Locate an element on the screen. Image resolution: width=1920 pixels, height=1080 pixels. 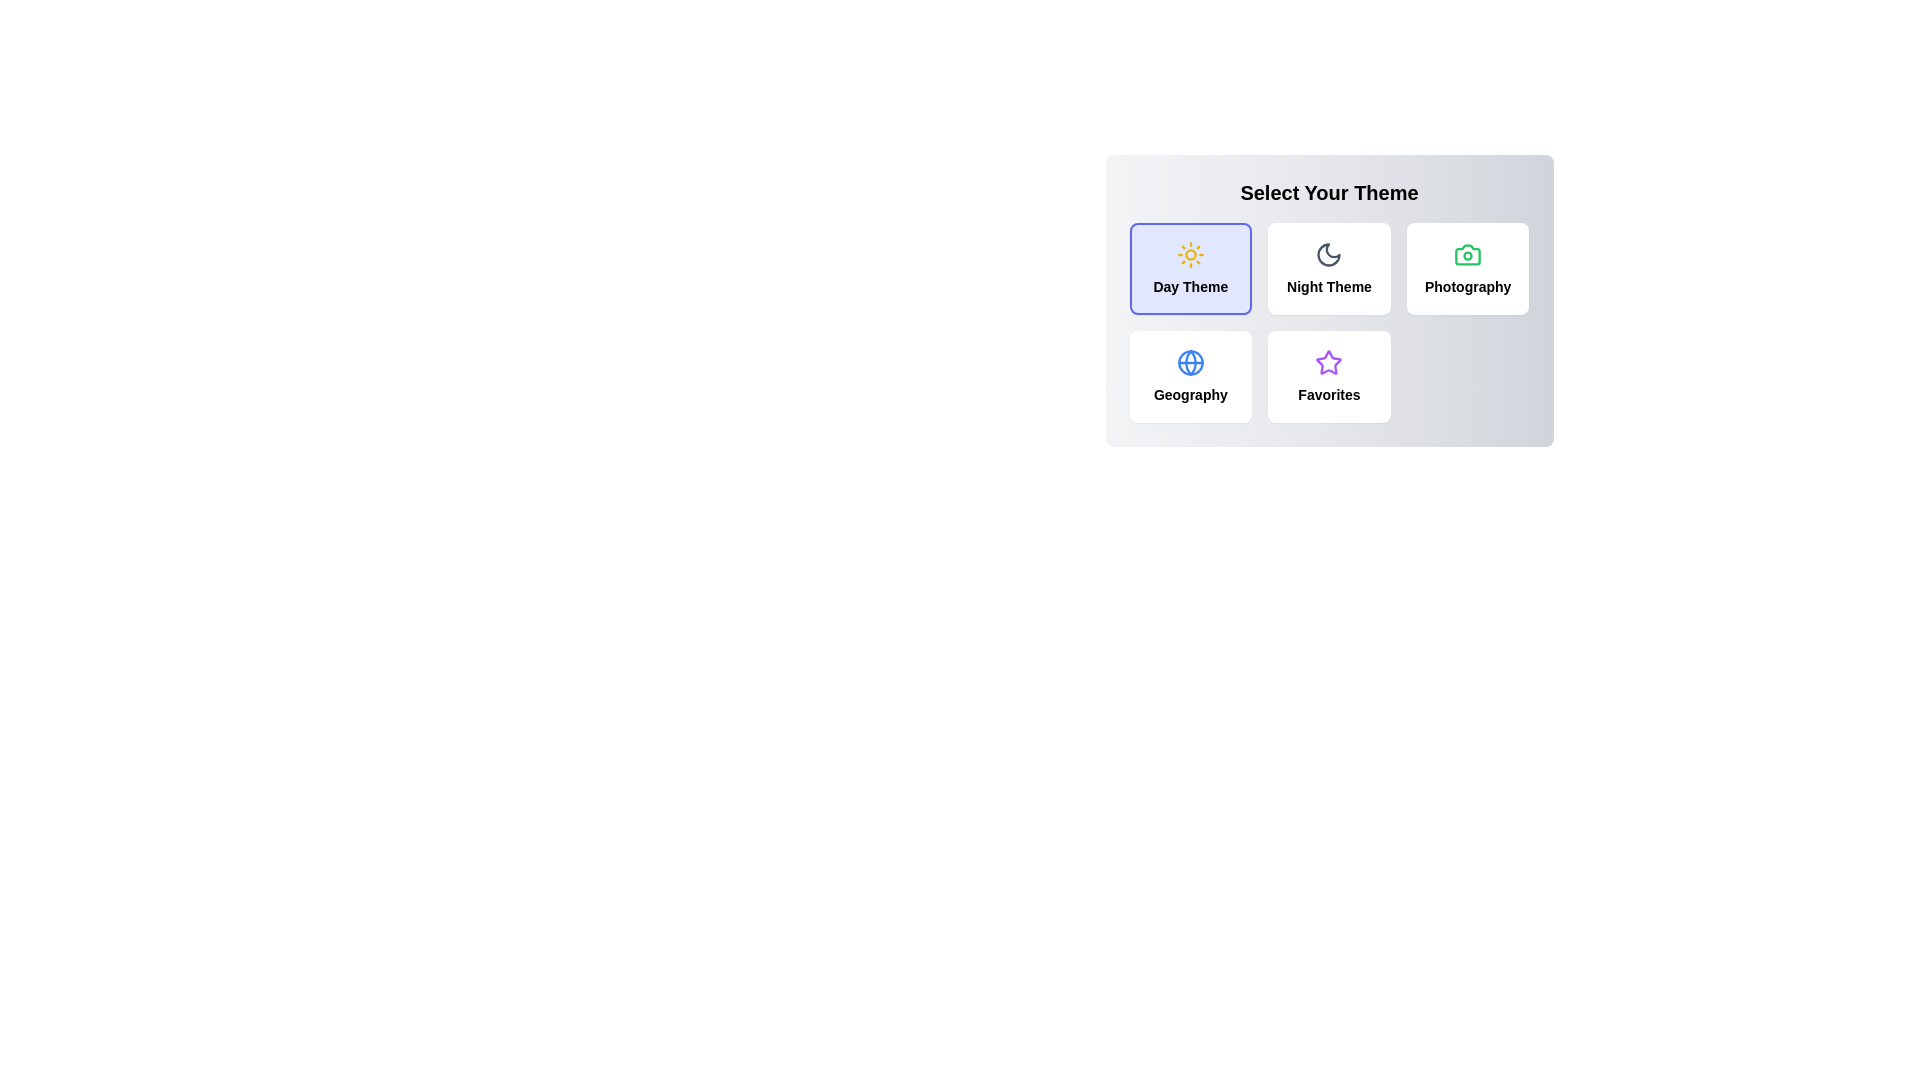
the stylized sun icon located at the center-top of the 'Day Theme' panel is located at coordinates (1190, 253).